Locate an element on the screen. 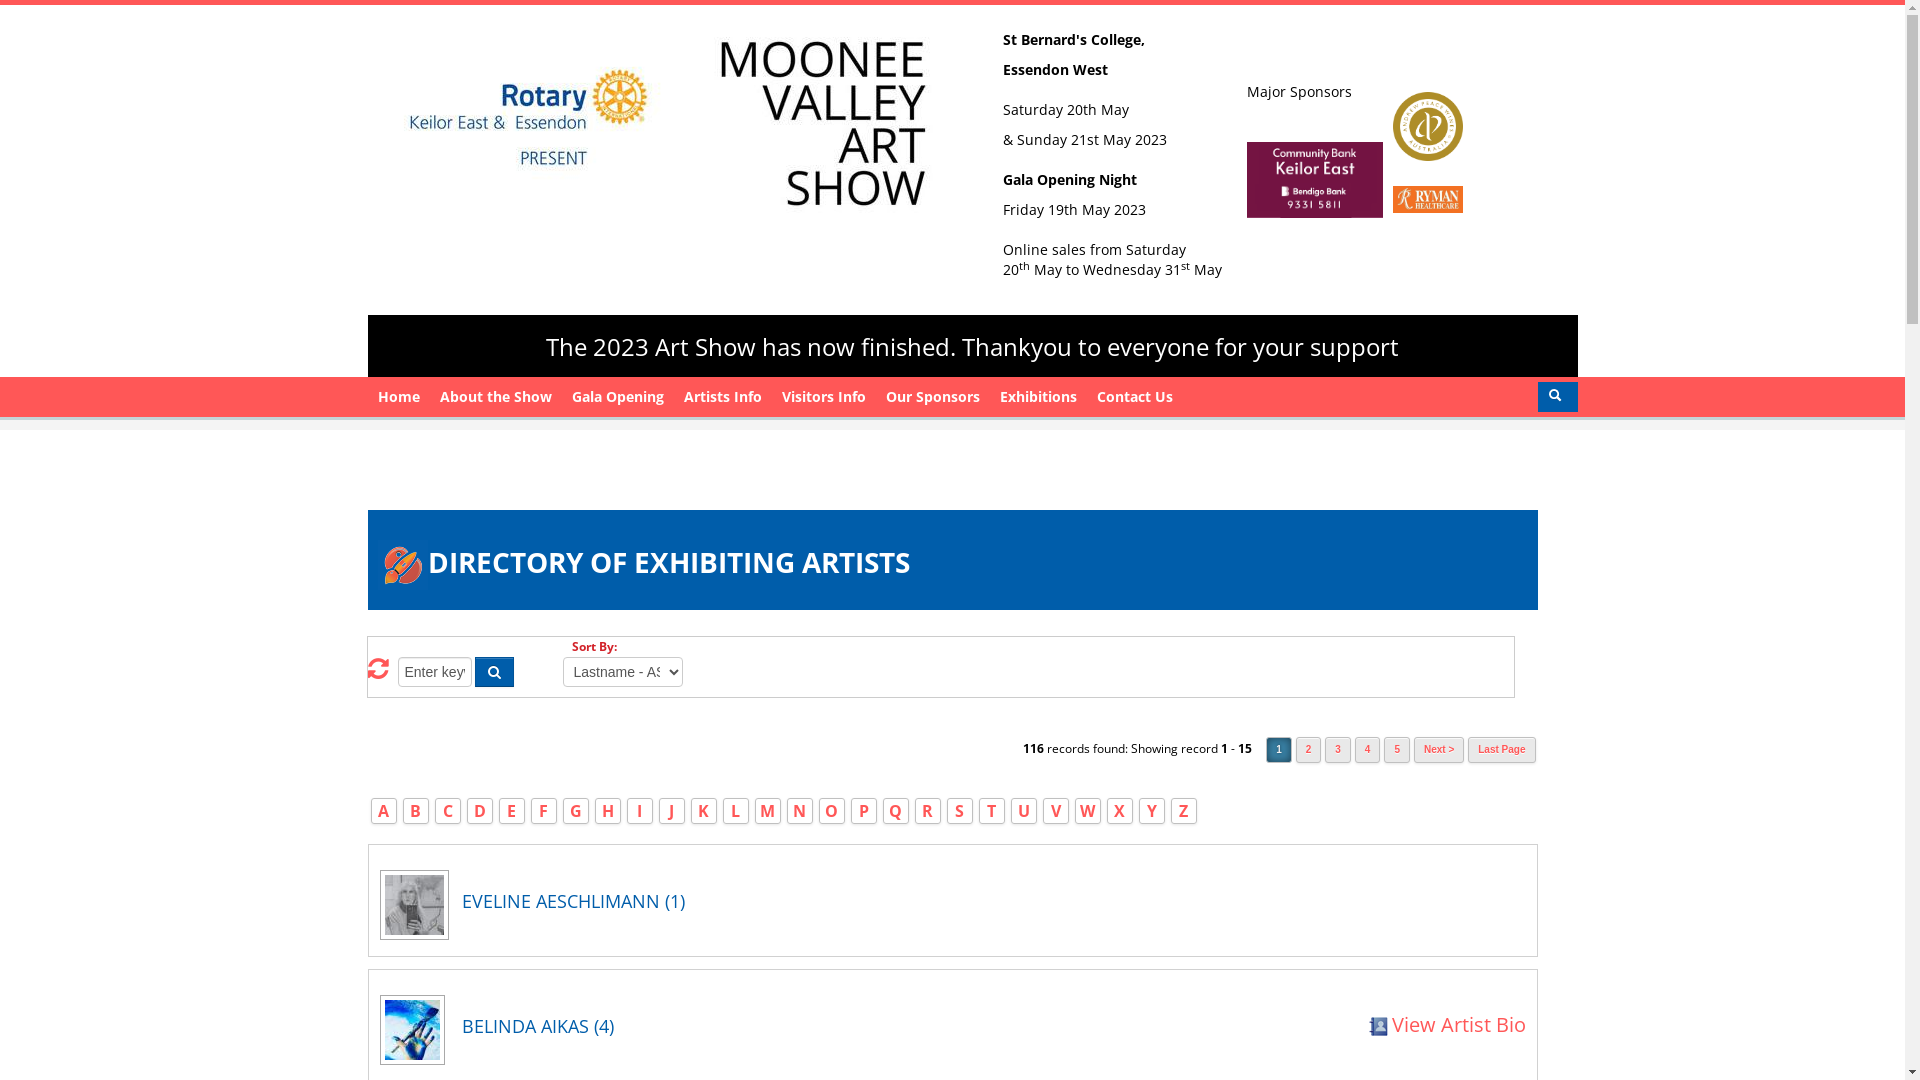 The width and height of the screenshot is (1920, 1080). 'View all works by Eveline Aeschlimann' is located at coordinates (379, 911).